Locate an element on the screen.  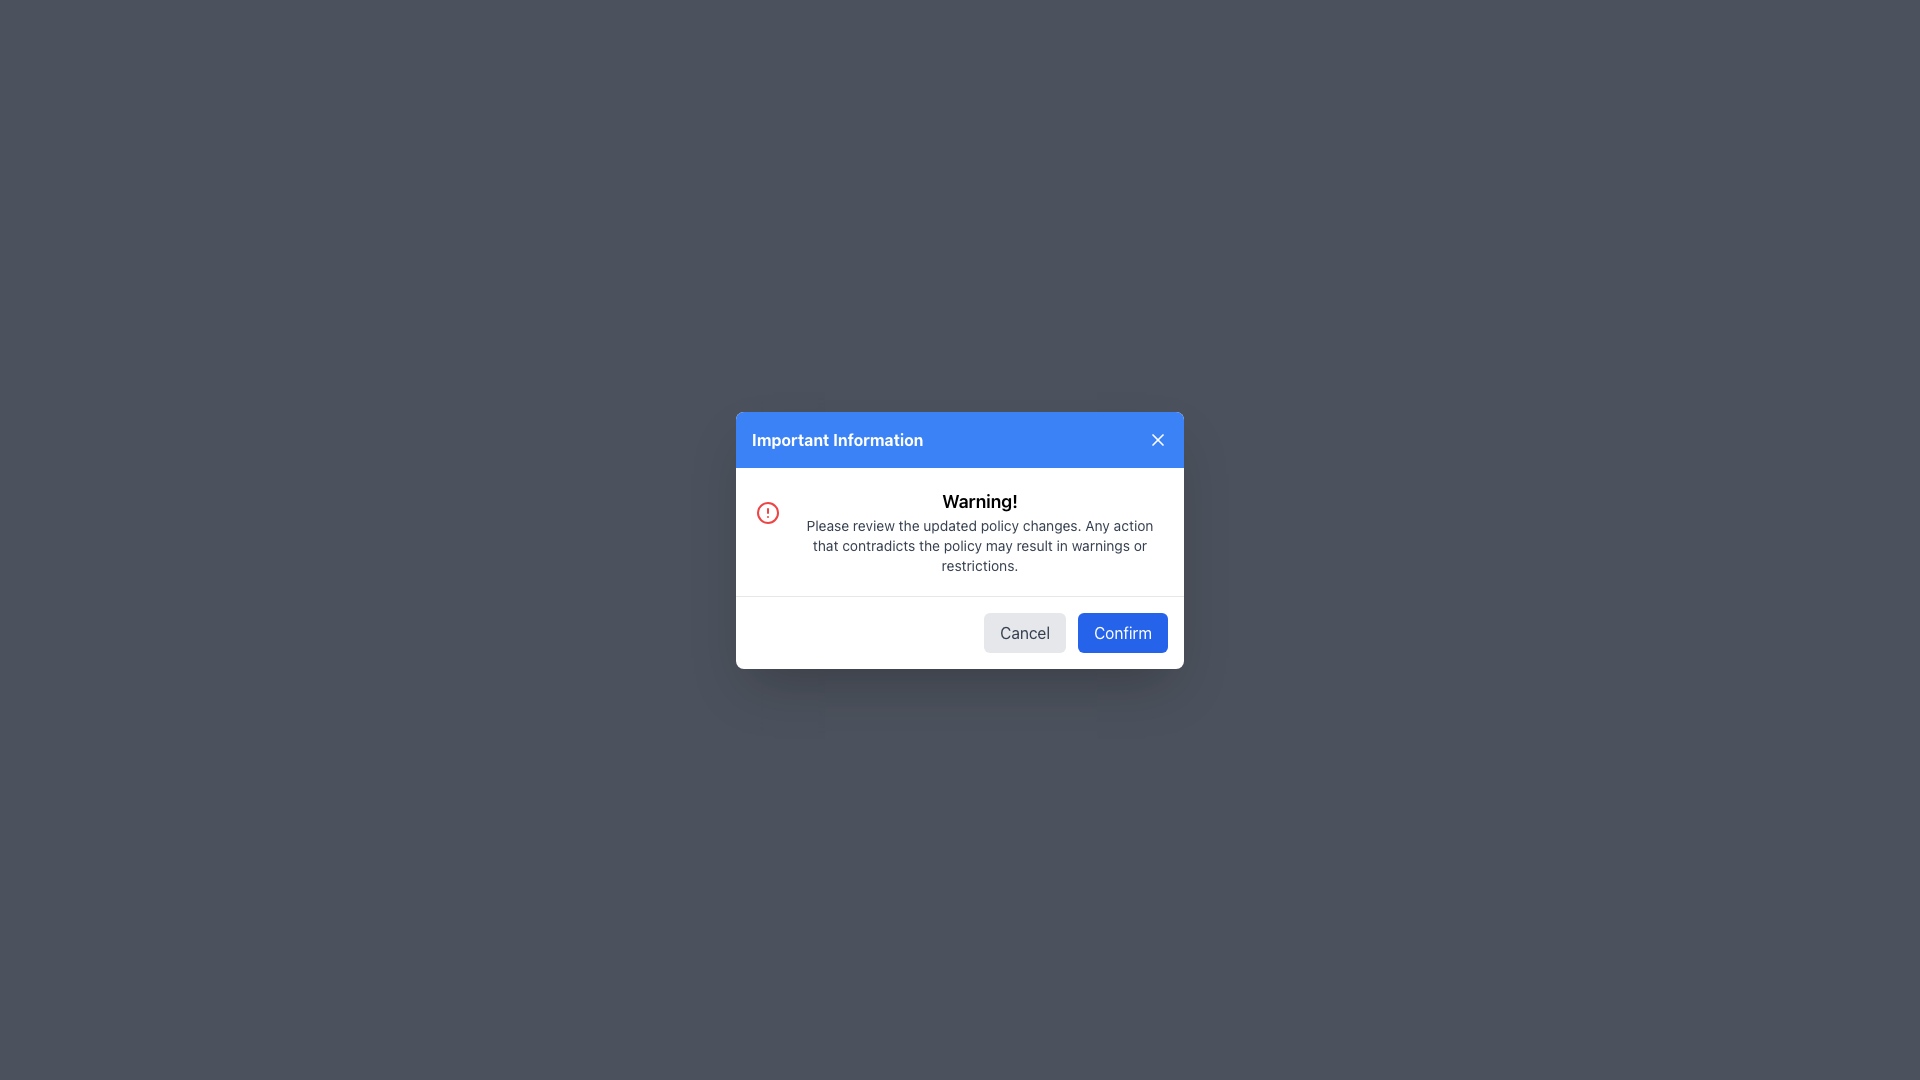
the 'X' icon in the top-right corner of the 'Important Information' modal is located at coordinates (1157, 438).